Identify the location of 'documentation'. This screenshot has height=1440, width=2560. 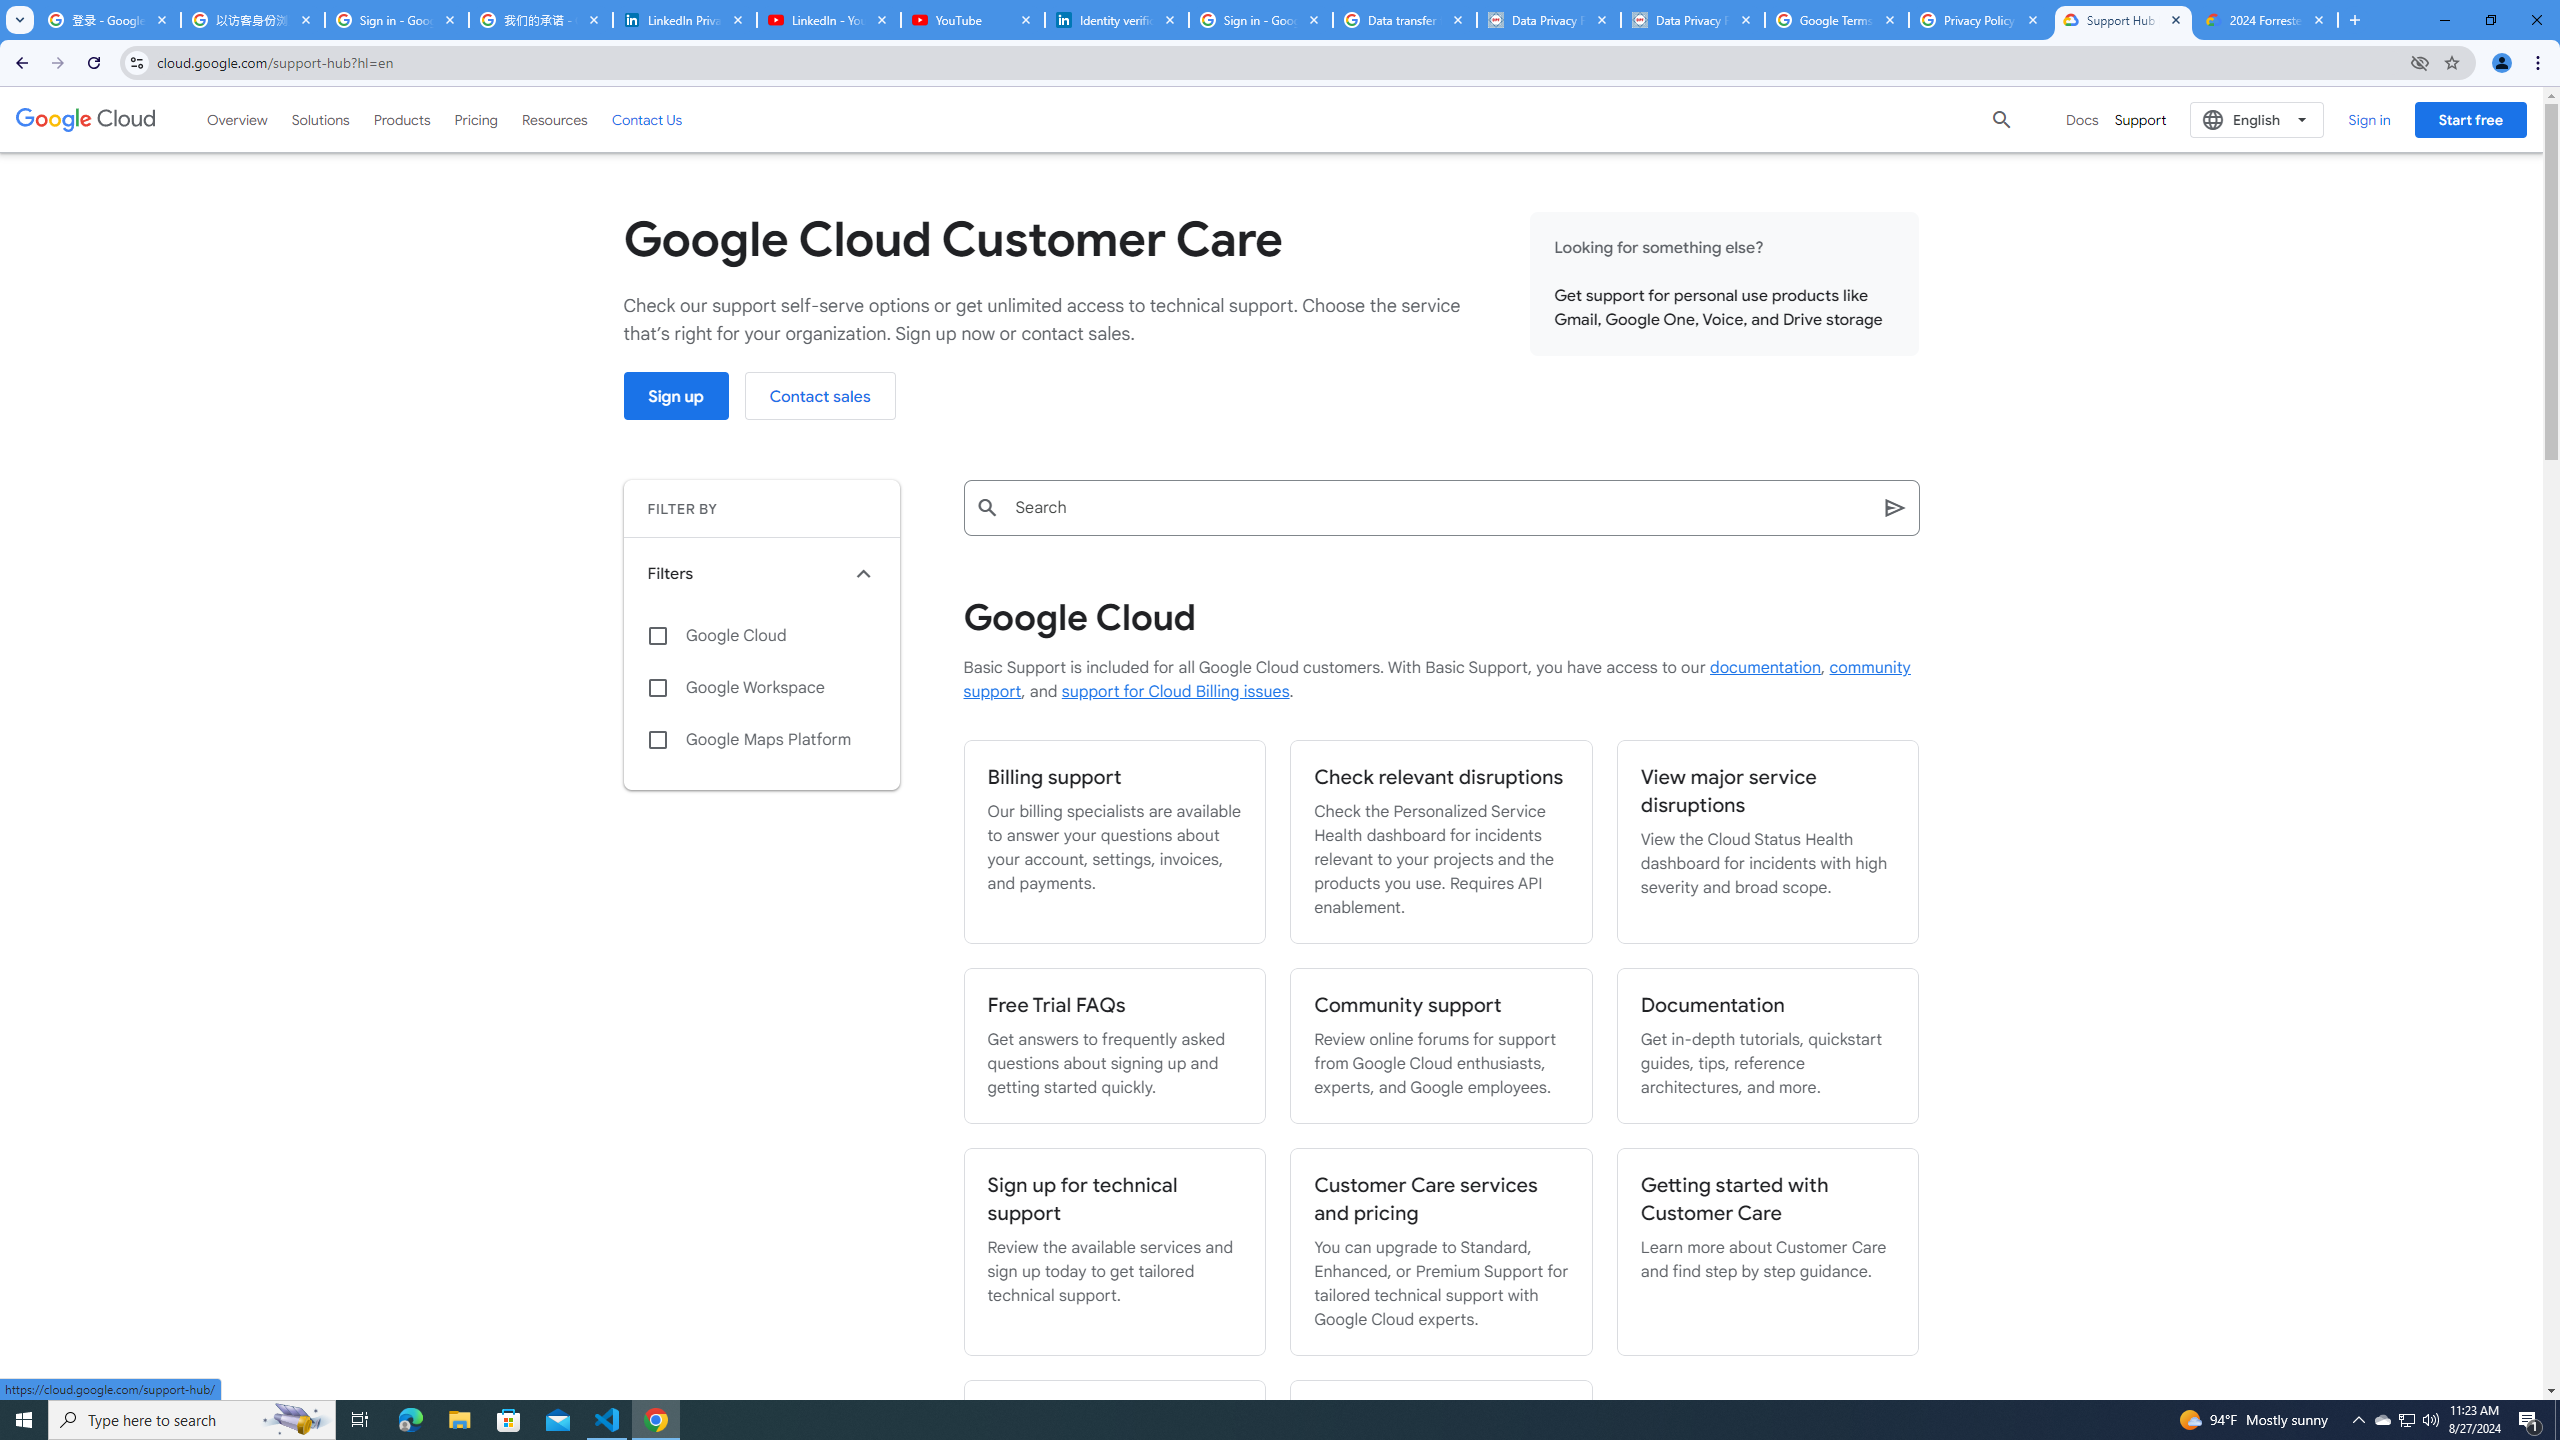
(1765, 667).